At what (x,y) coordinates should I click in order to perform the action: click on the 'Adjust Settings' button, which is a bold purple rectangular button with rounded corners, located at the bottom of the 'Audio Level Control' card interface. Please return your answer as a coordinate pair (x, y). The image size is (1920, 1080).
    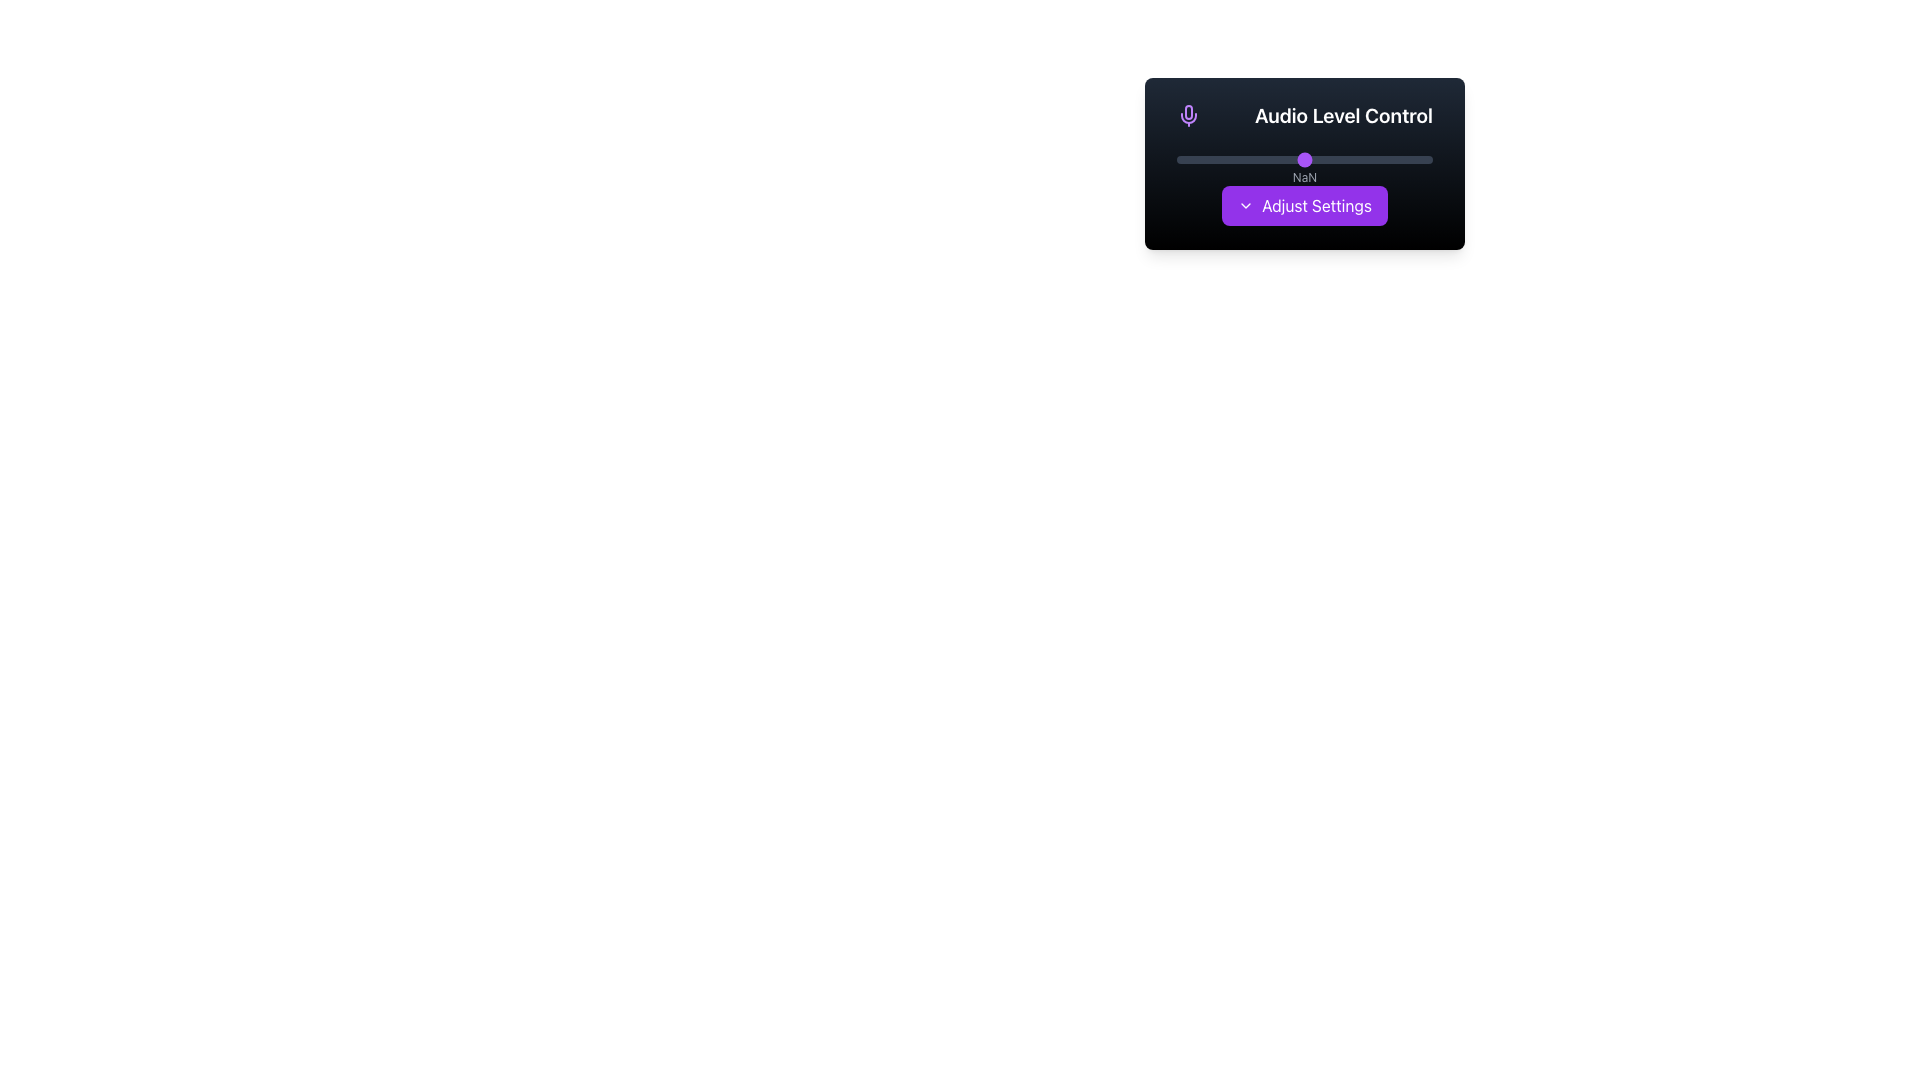
    Looking at the image, I should click on (1305, 205).